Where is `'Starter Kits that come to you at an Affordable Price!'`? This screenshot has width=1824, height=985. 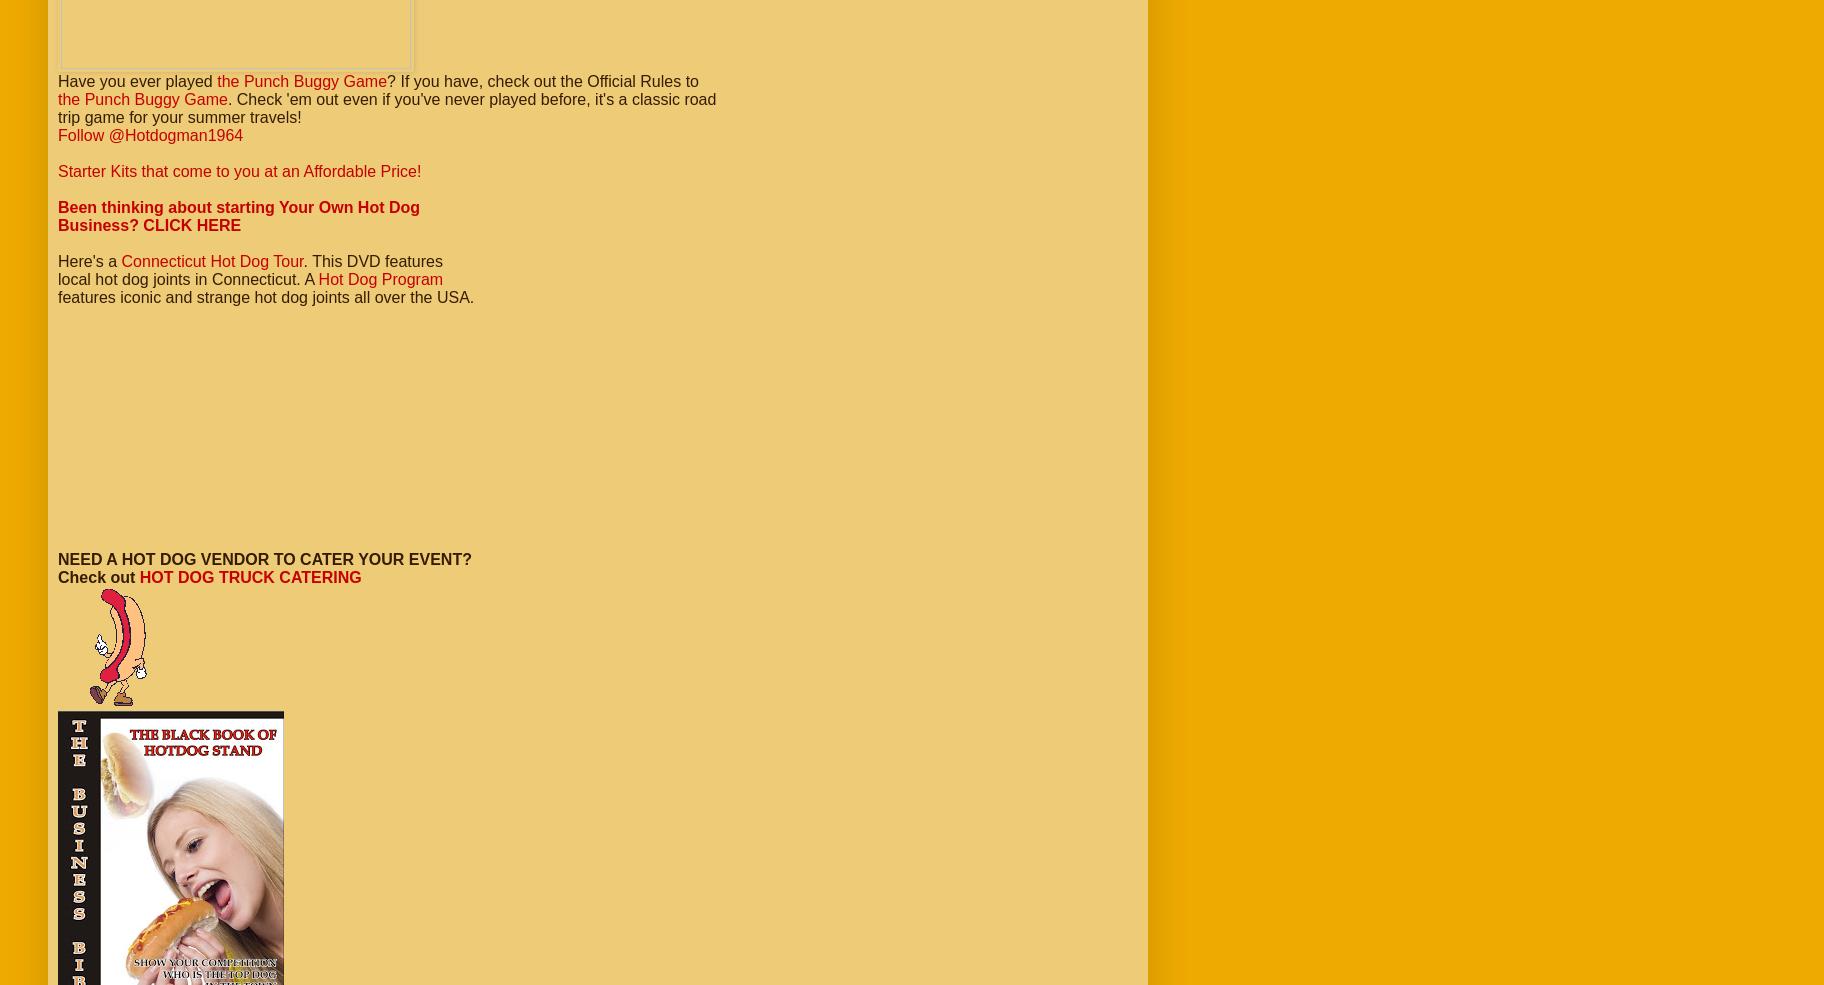 'Starter Kits that come to you at an Affordable Price!' is located at coordinates (239, 171).